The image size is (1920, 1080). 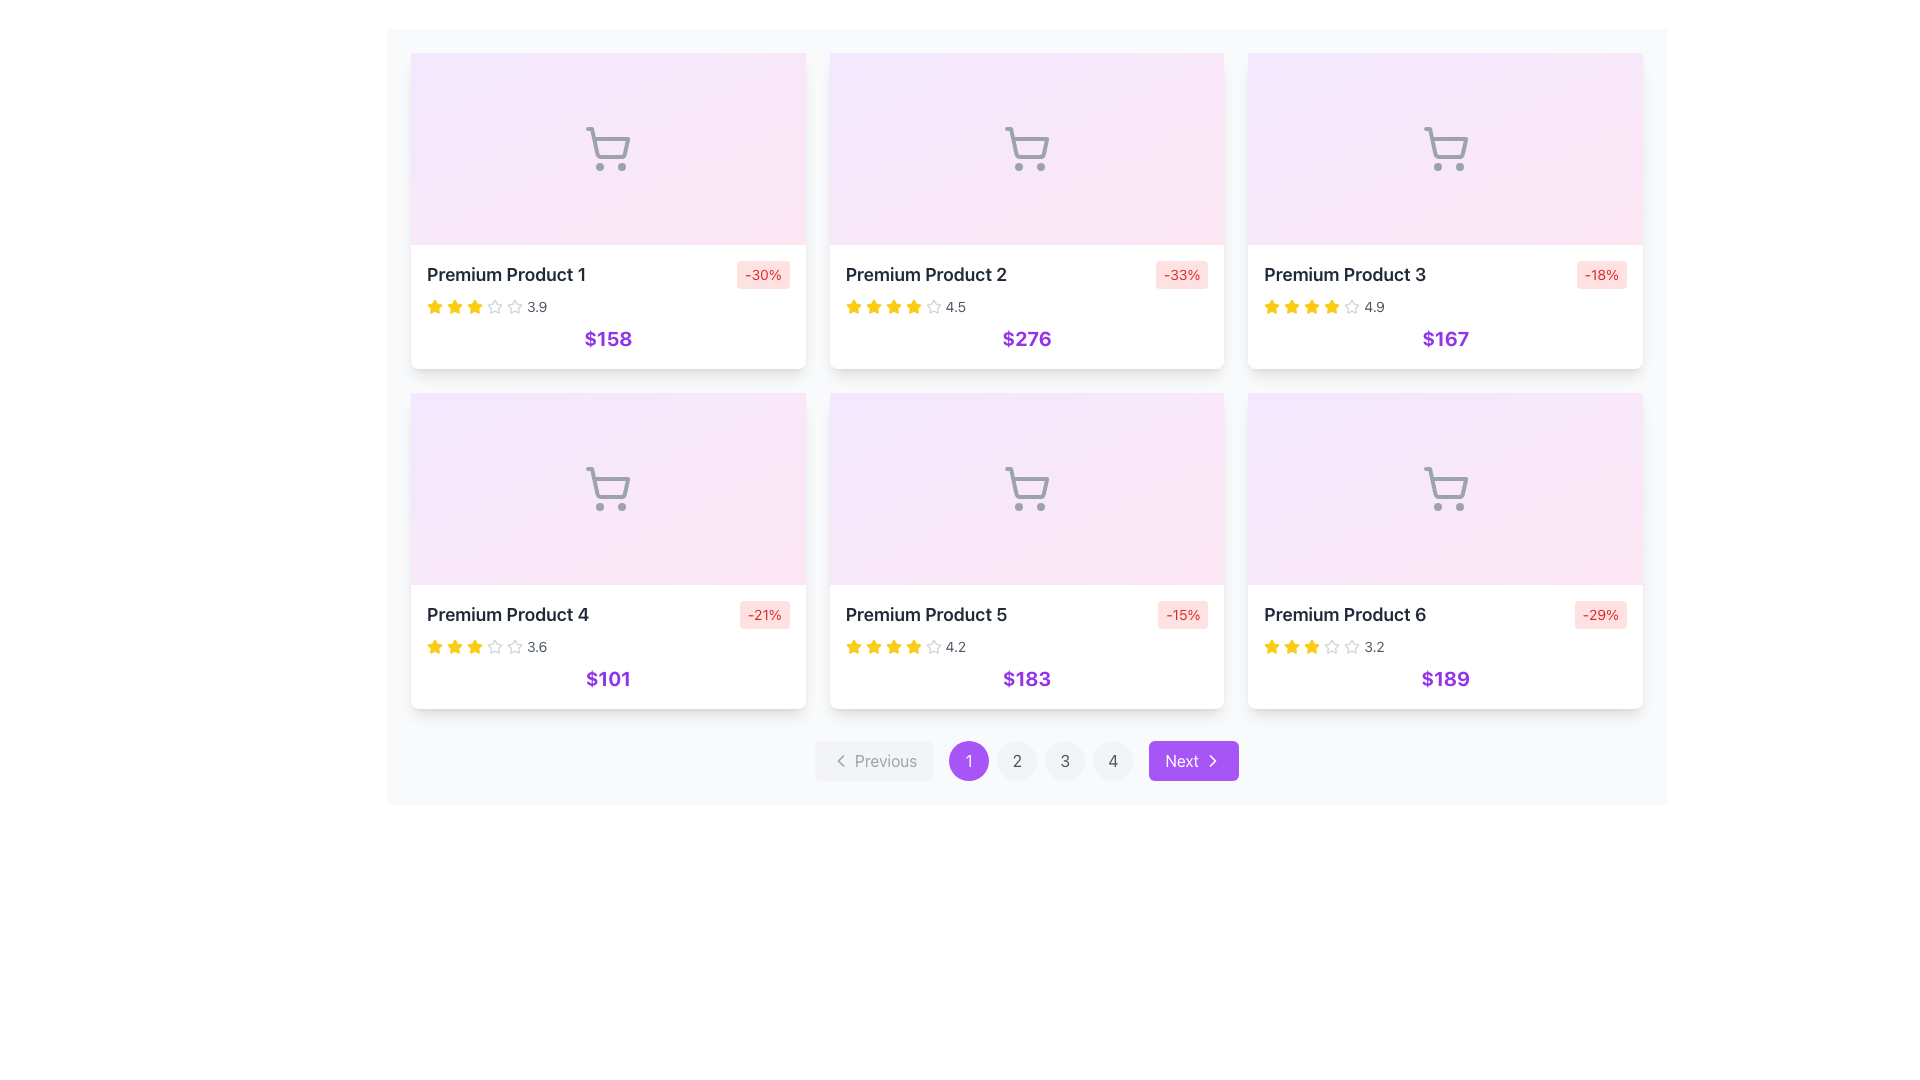 I want to click on the shopping cart icon located in the second card of the upper row in a 2x3 grid layout of product listings, so click(x=1027, y=148).